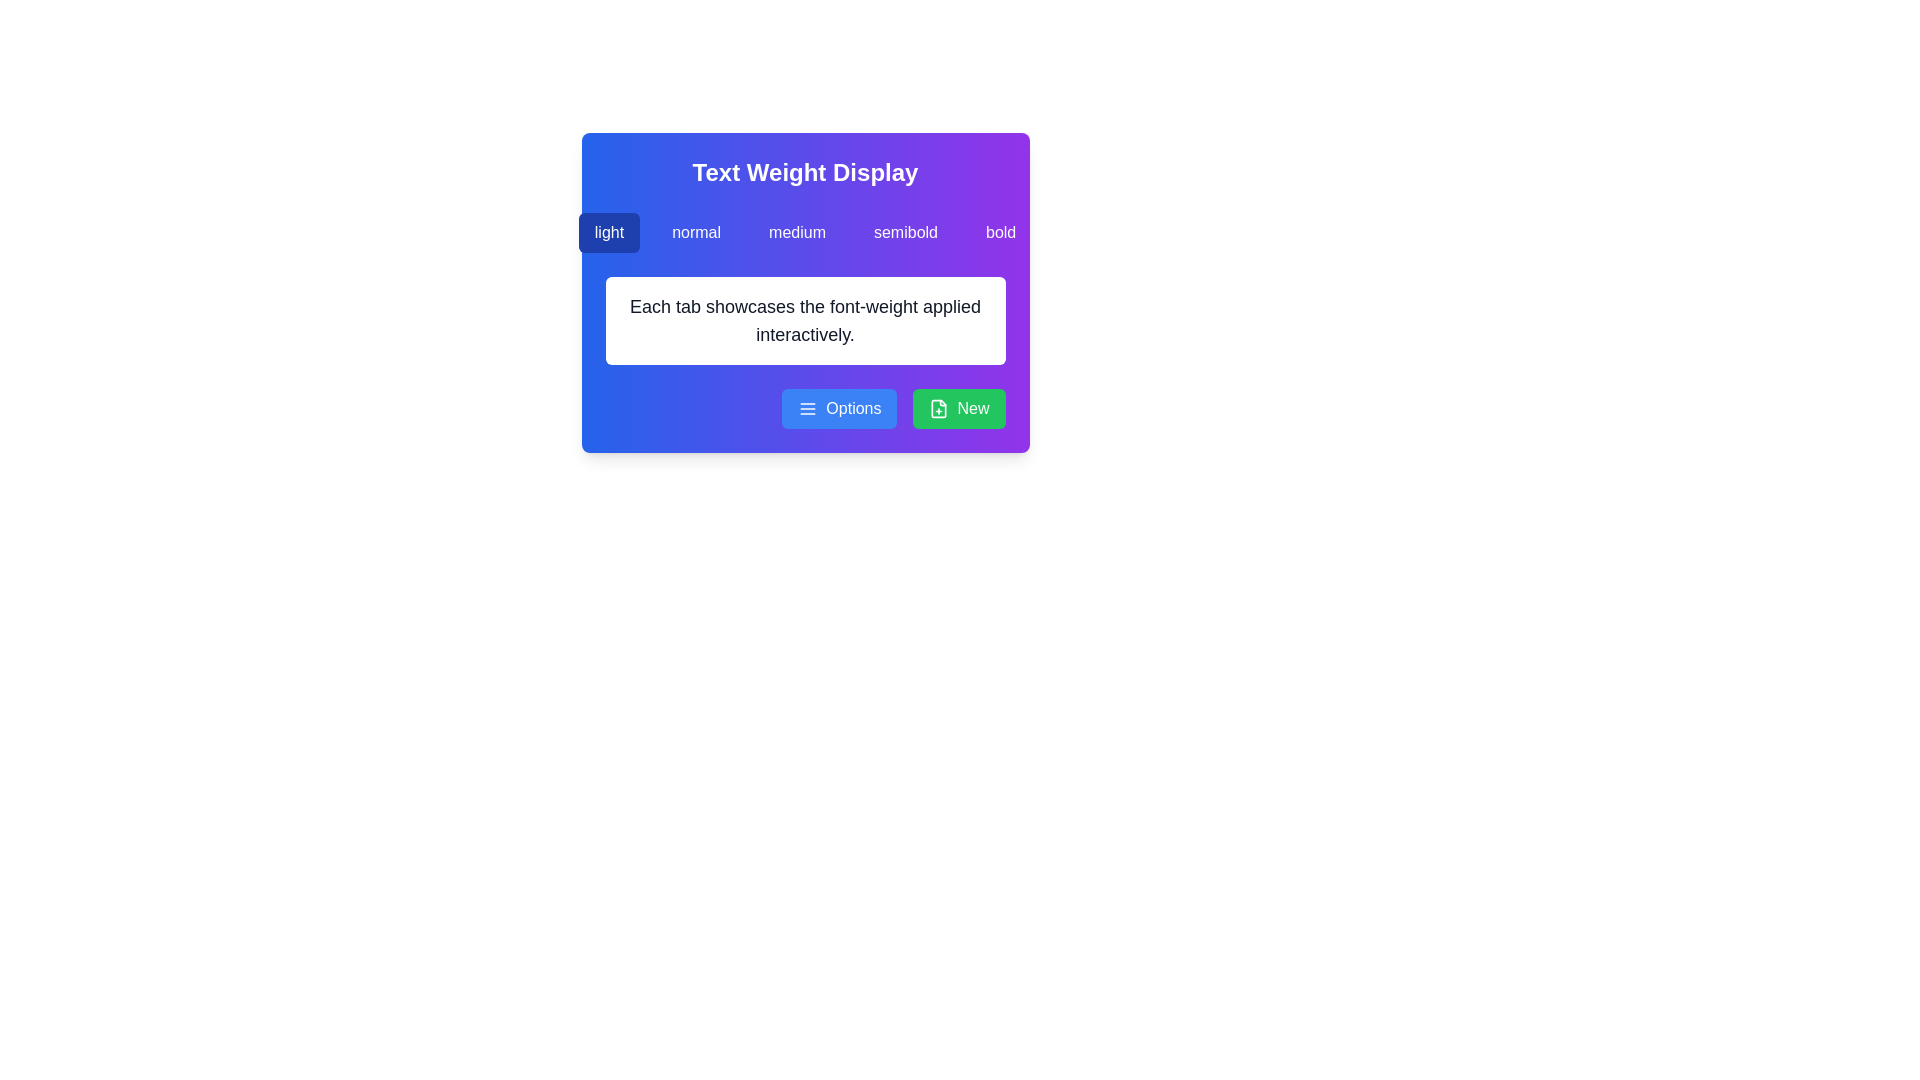  What do you see at coordinates (840, 407) in the screenshot?
I see `the blue rounded button labeled 'Options' located at the bottom right of the card-like interface` at bounding box center [840, 407].